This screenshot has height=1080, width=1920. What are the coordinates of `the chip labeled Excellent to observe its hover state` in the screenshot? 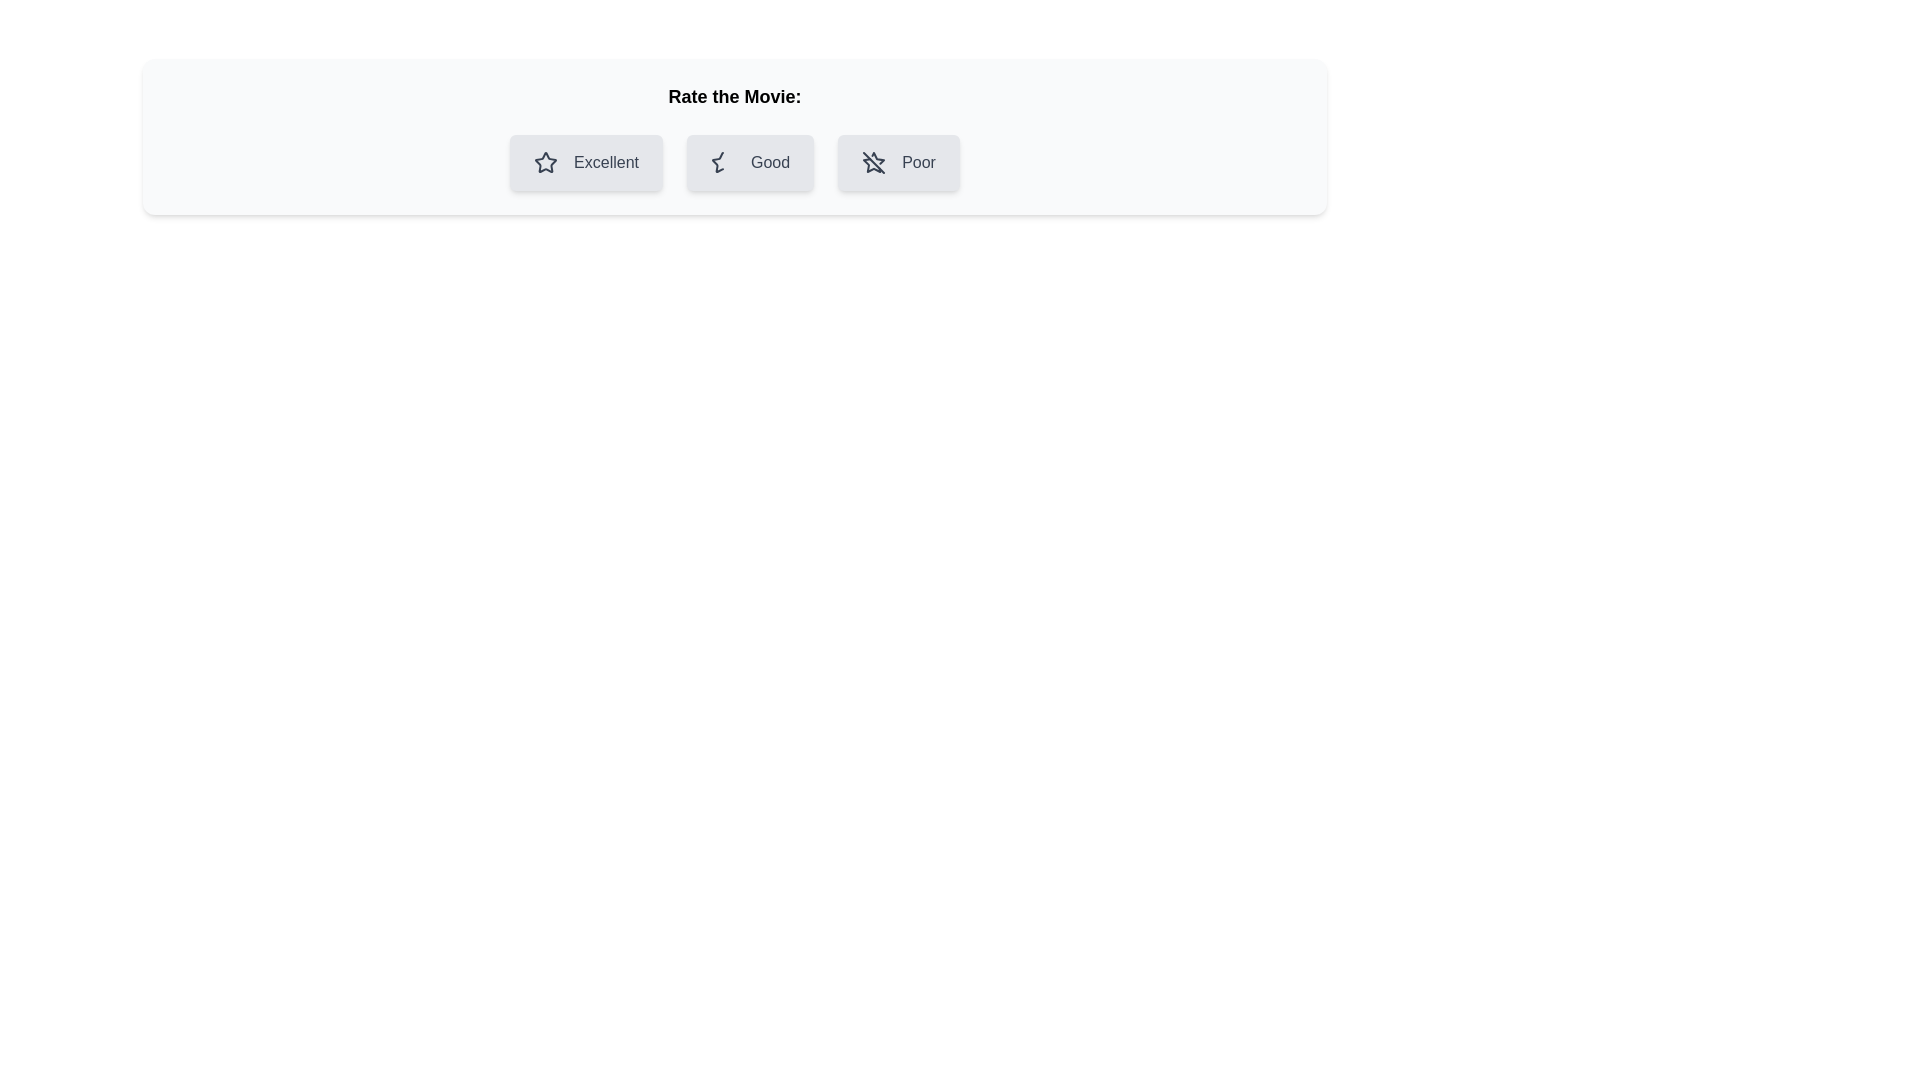 It's located at (584, 161).